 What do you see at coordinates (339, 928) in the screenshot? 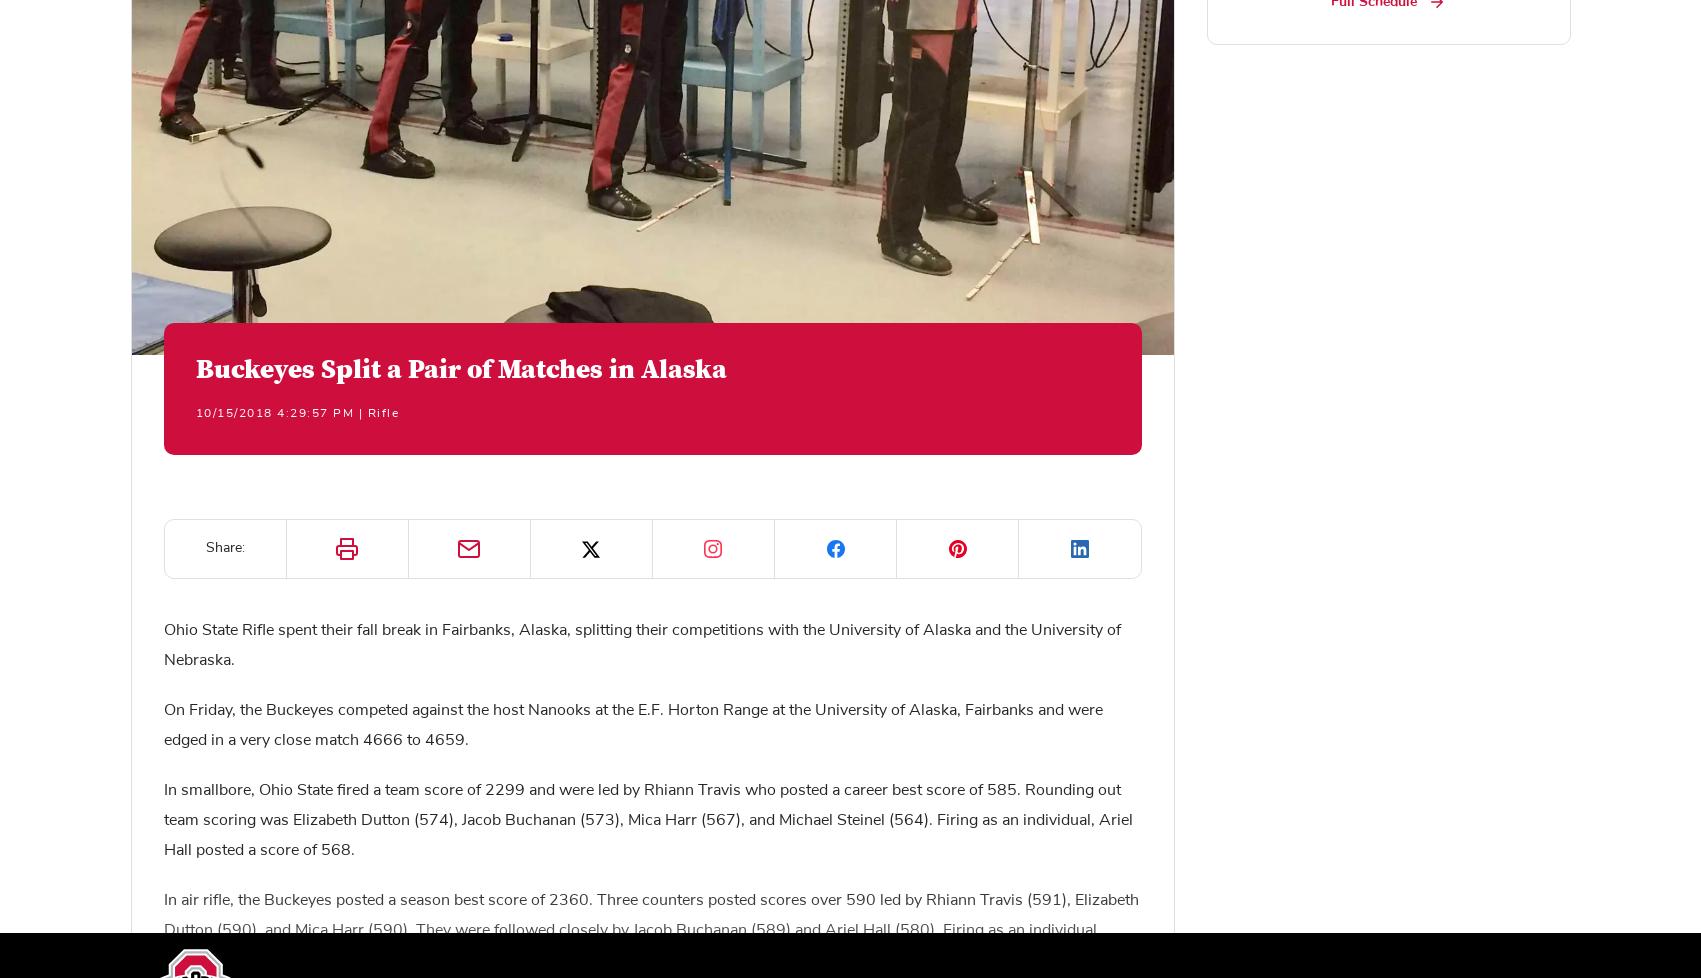
I see `'Privacy Policy'` at bounding box center [339, 928].